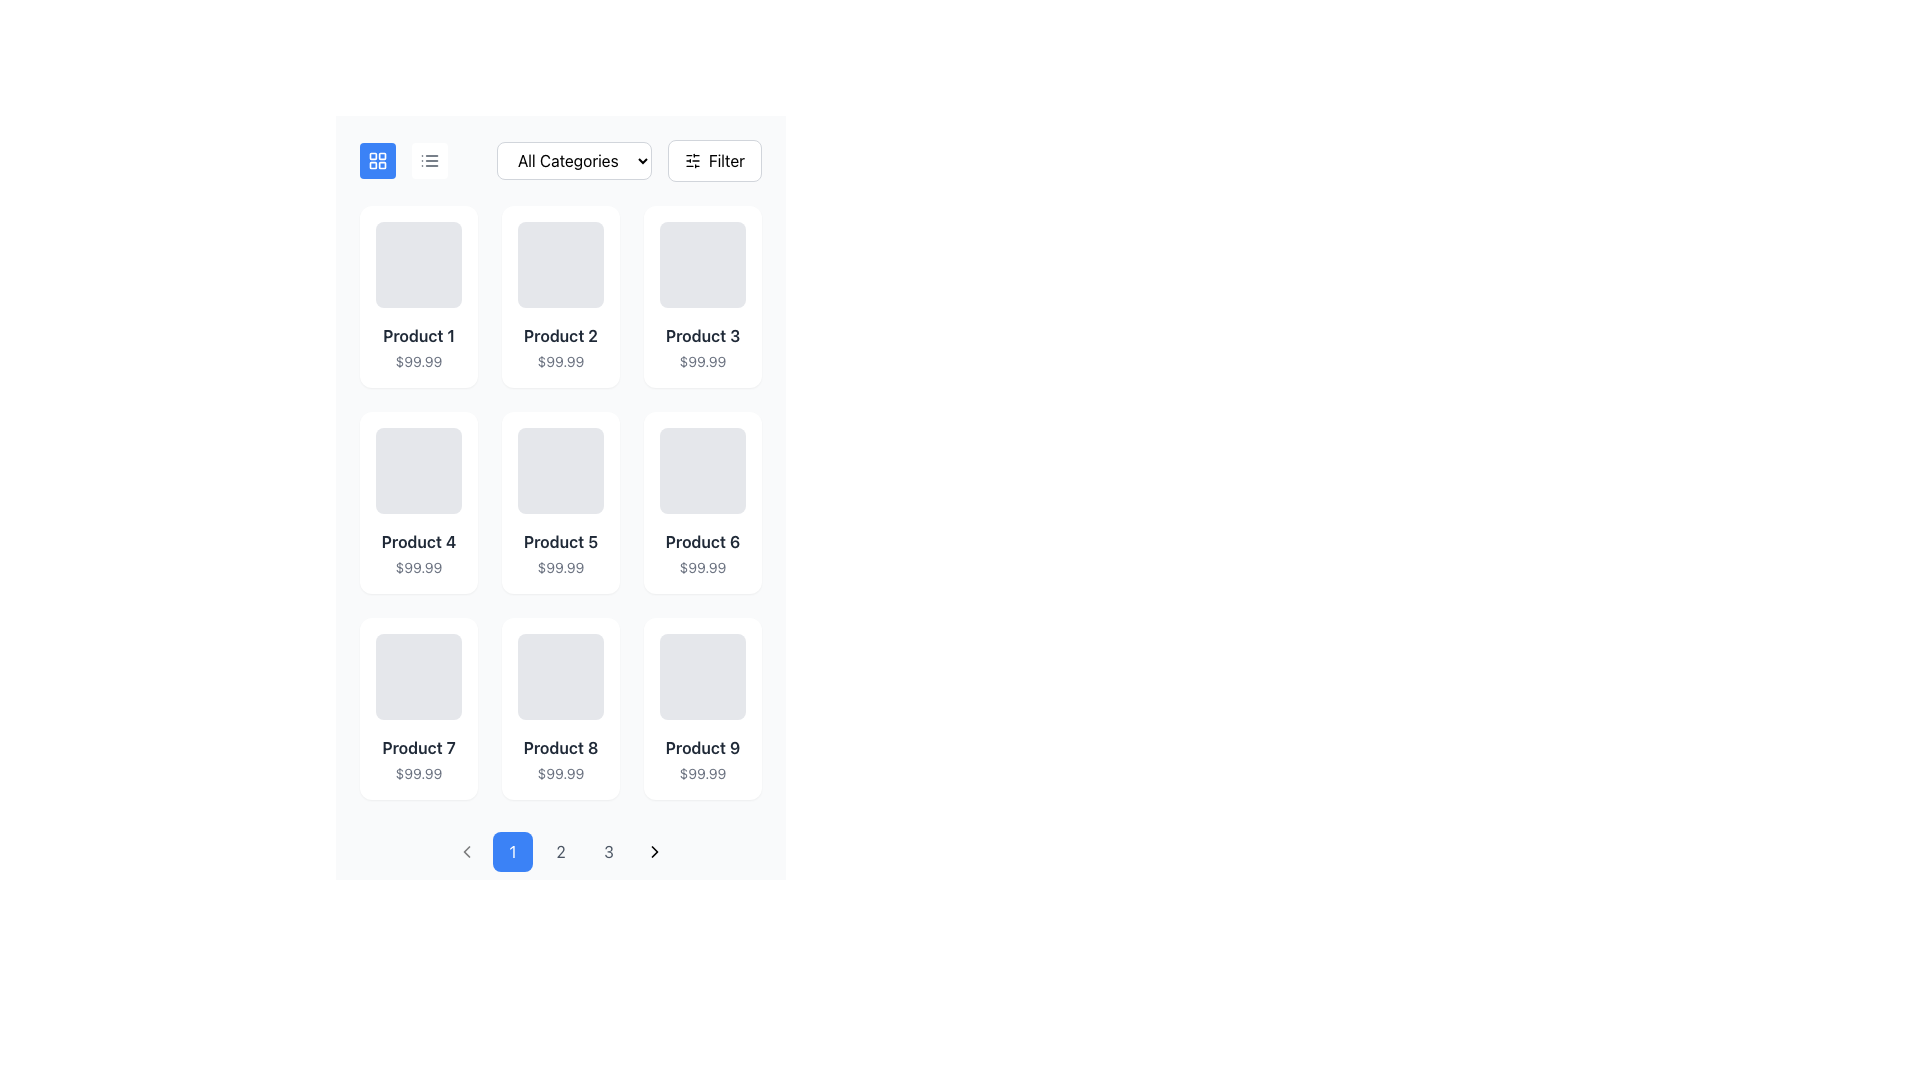 Image resolution: width=1920 pixels, height=1080 pixels. I want to click on the text block displaying product details located in the third row, middle column of the product grid, so click(560, 759).